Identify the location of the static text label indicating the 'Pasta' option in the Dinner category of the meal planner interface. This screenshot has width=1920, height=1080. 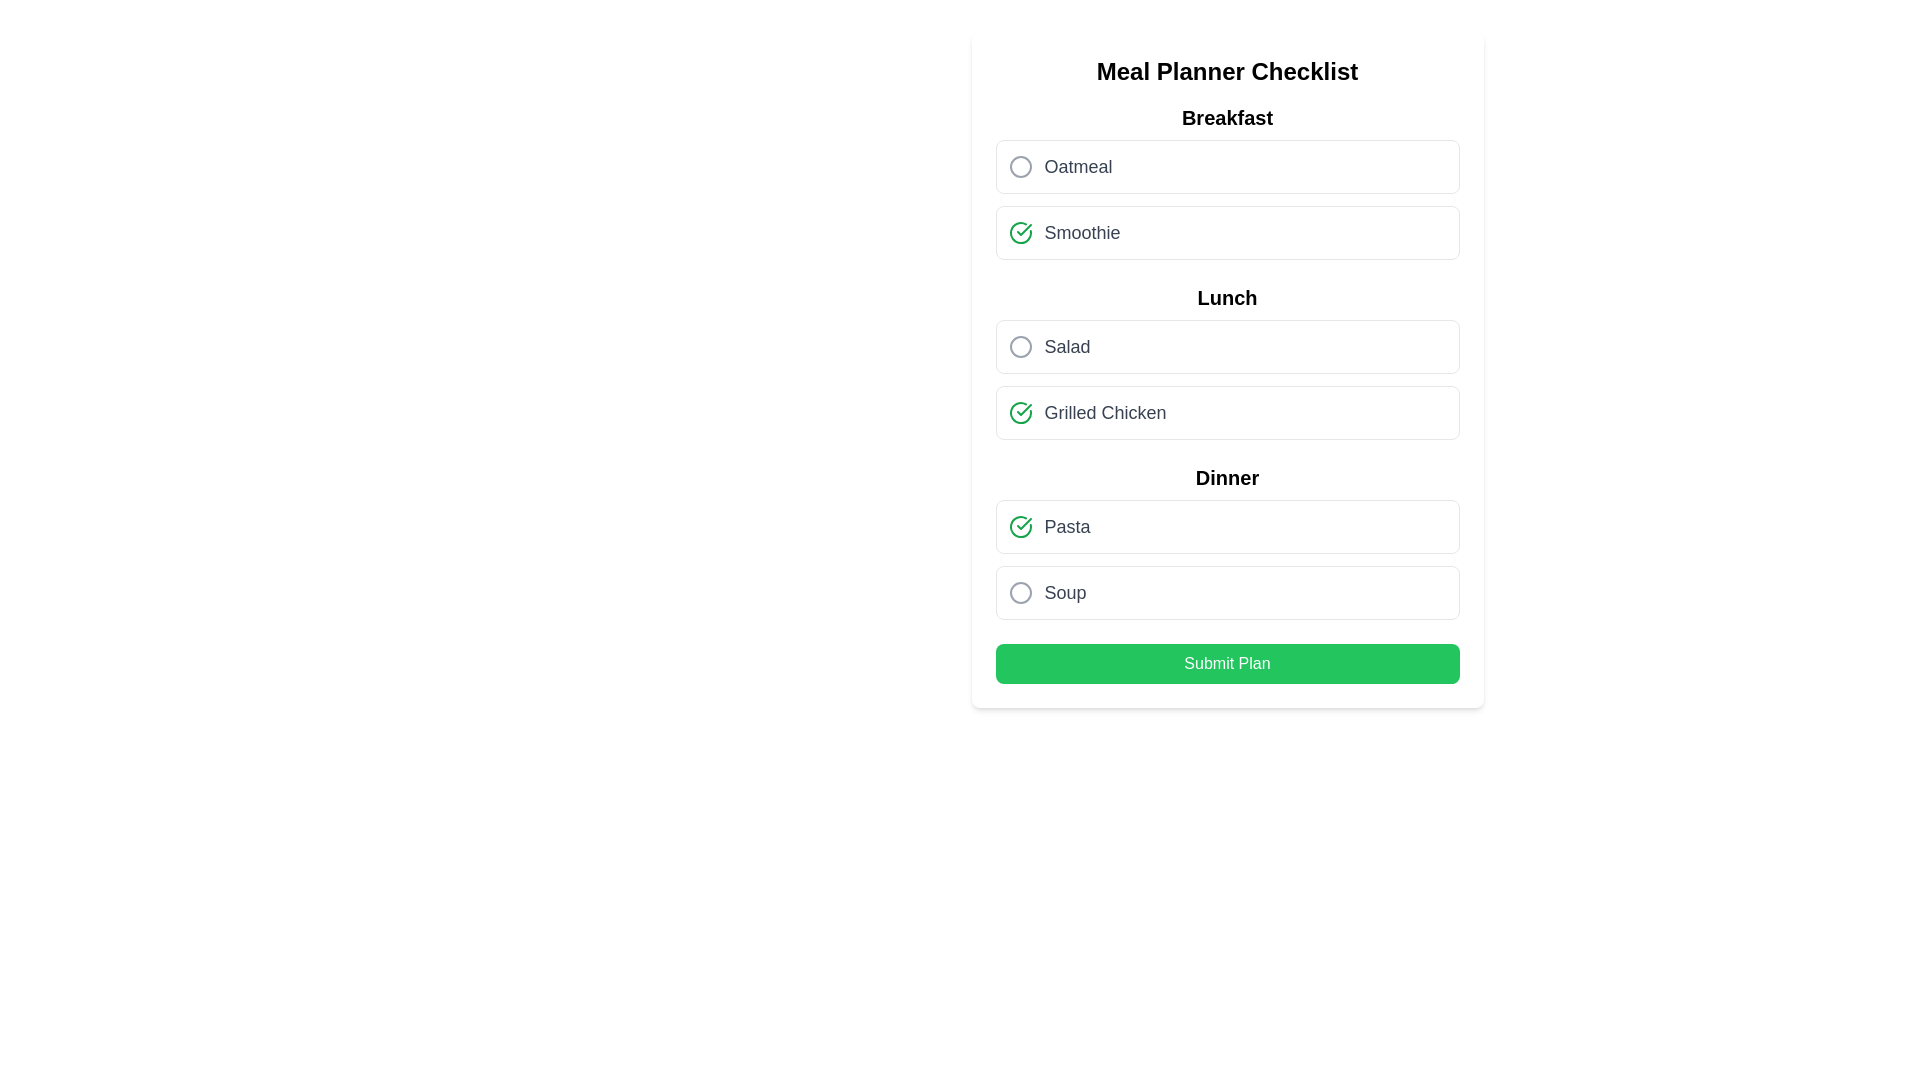
(1066, 526).